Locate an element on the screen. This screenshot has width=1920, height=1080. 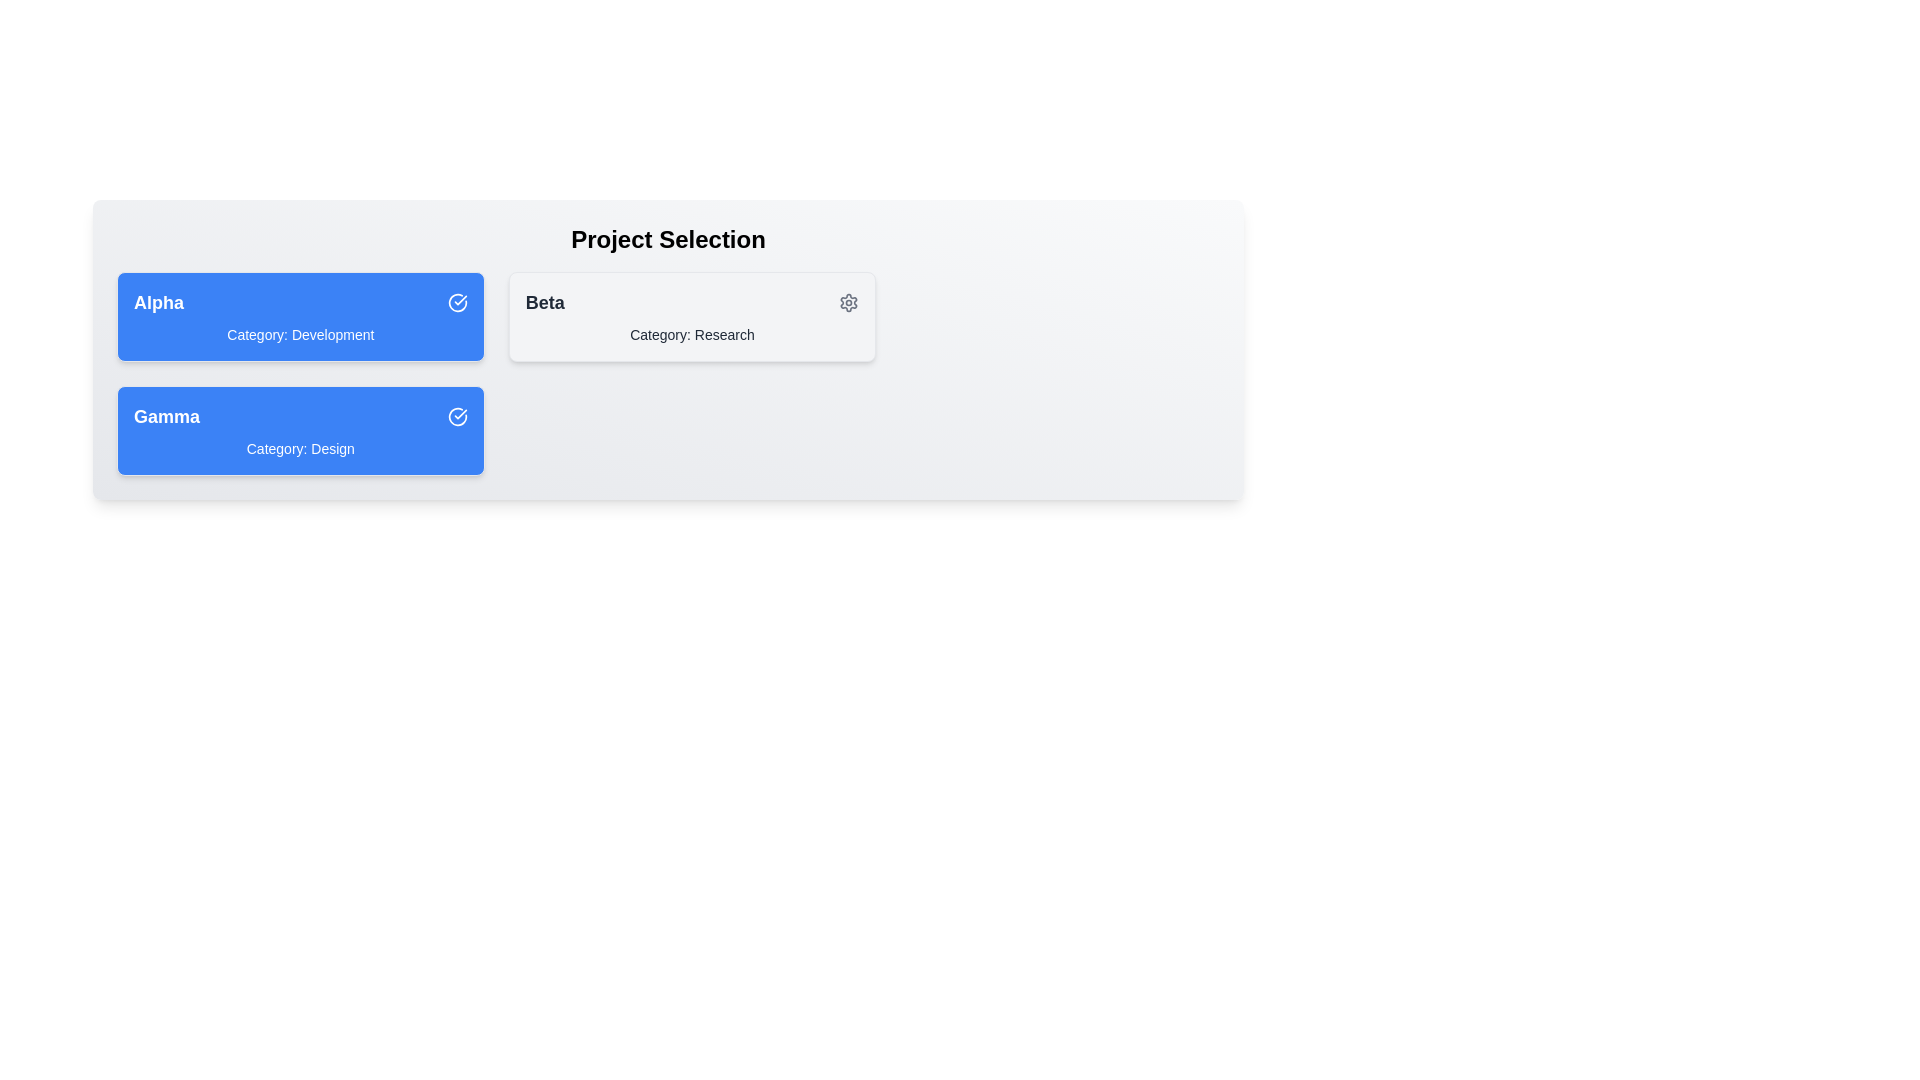
the project card corresponding to Gamma is located at coordinates (299, 430).